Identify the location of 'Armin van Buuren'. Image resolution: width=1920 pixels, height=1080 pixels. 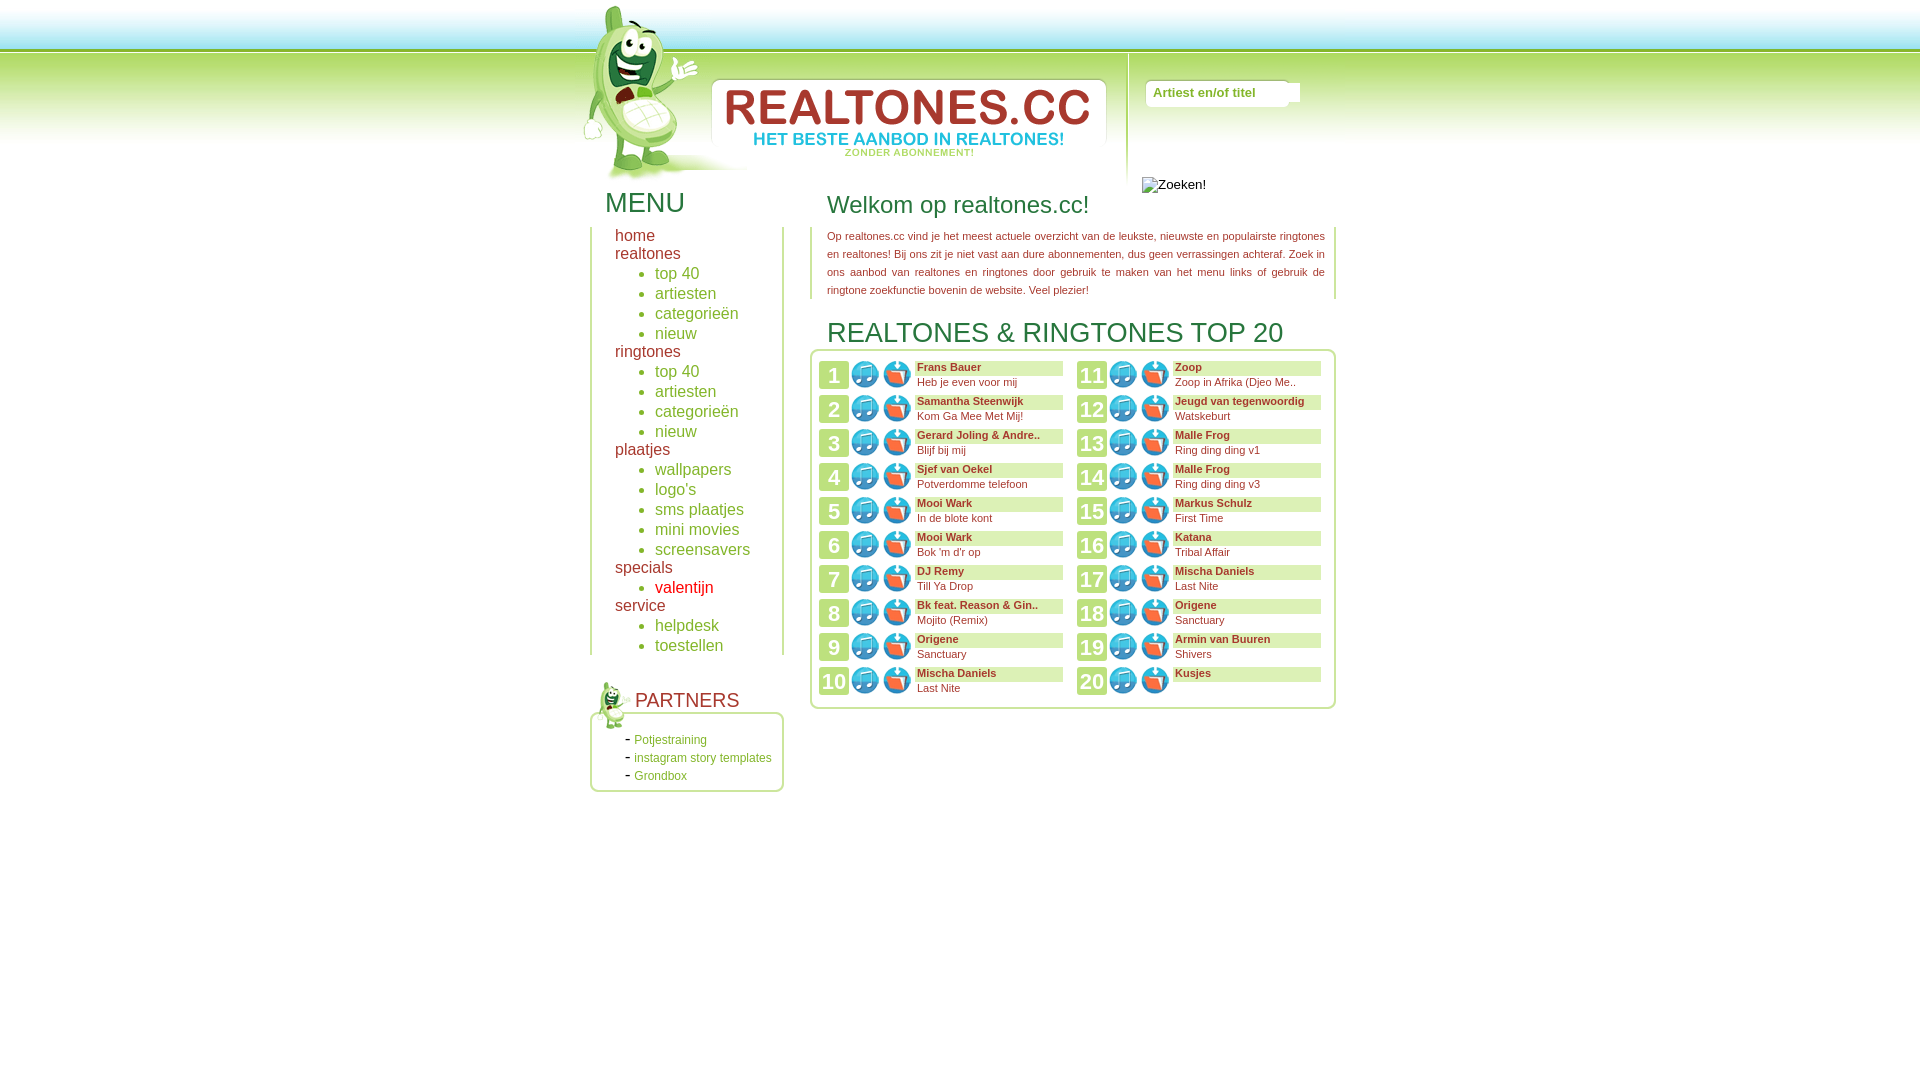
(1175, 639).